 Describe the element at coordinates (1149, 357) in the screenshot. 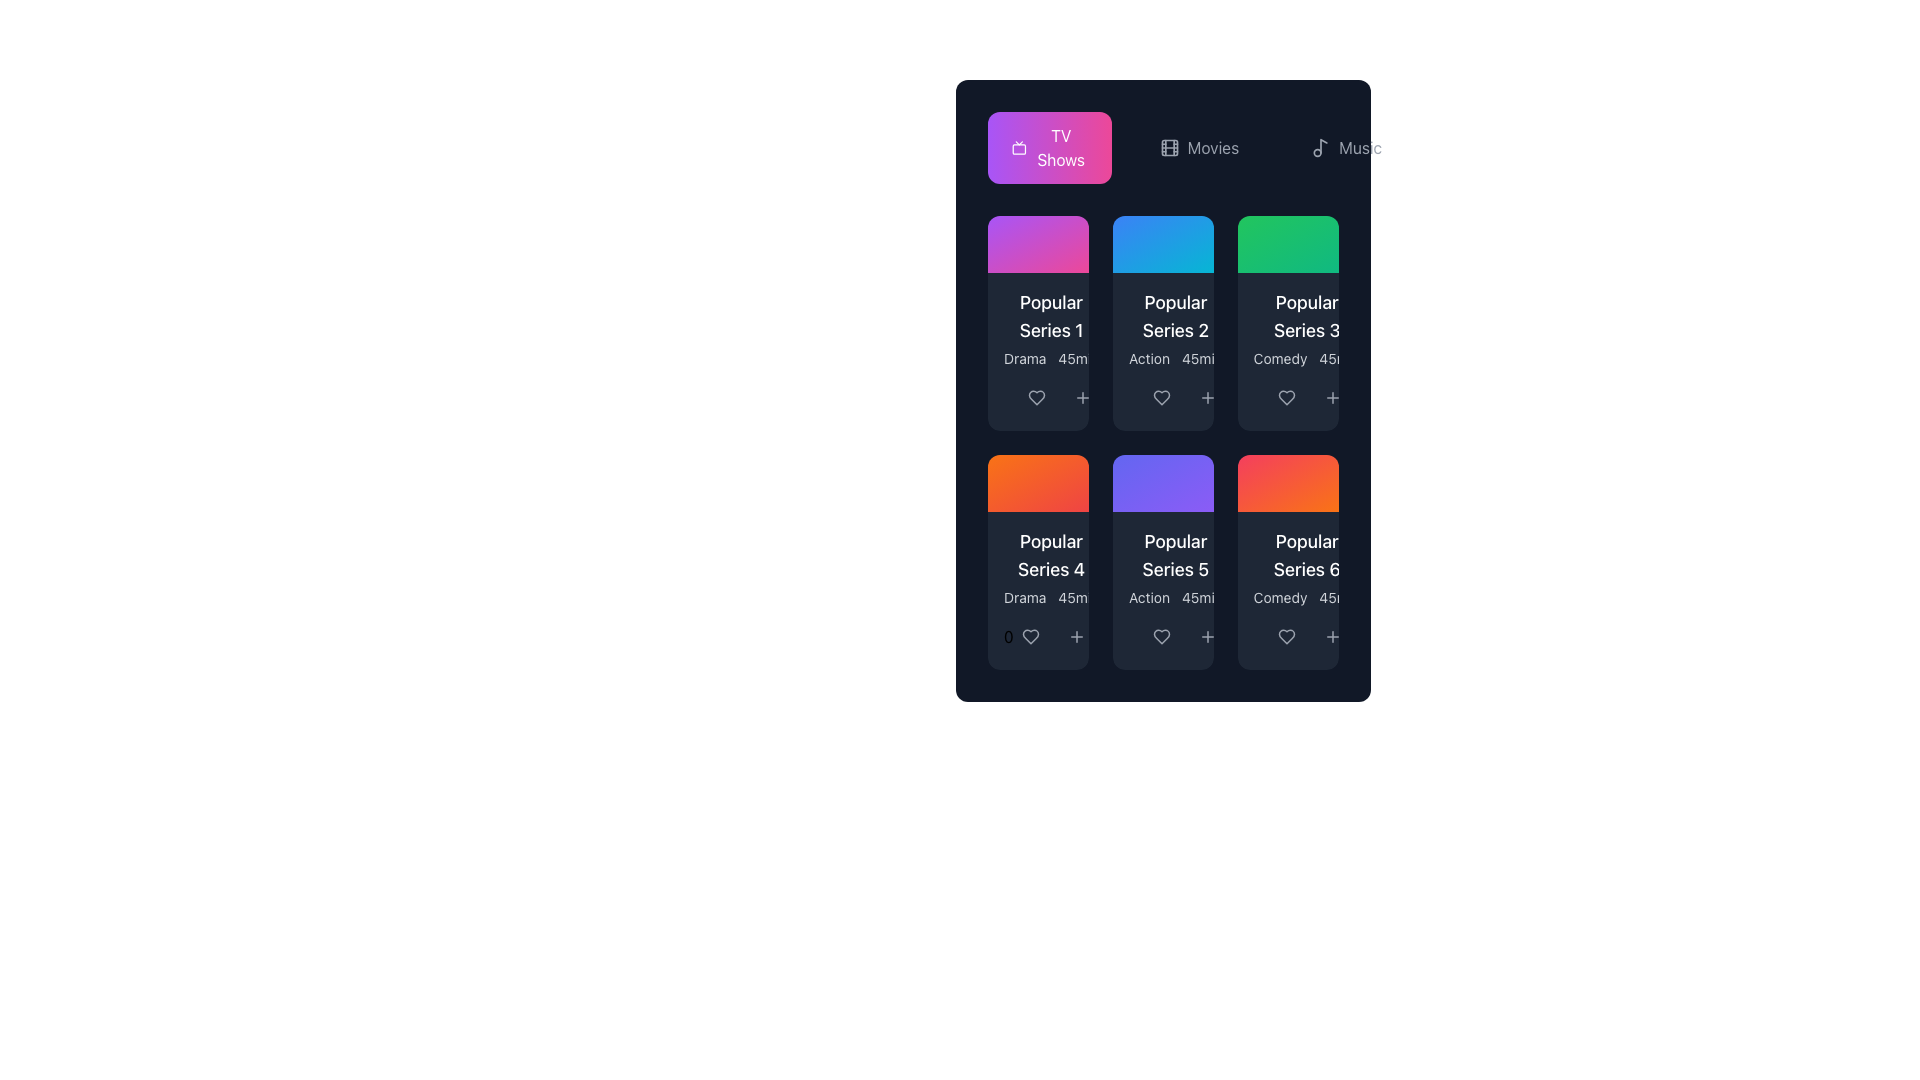

I see `text content of the label indicating the genre of the series, which is located in the bottom-left portion of the 'Popular Series 5' card in the second row and second column of the grid layout` at that location.